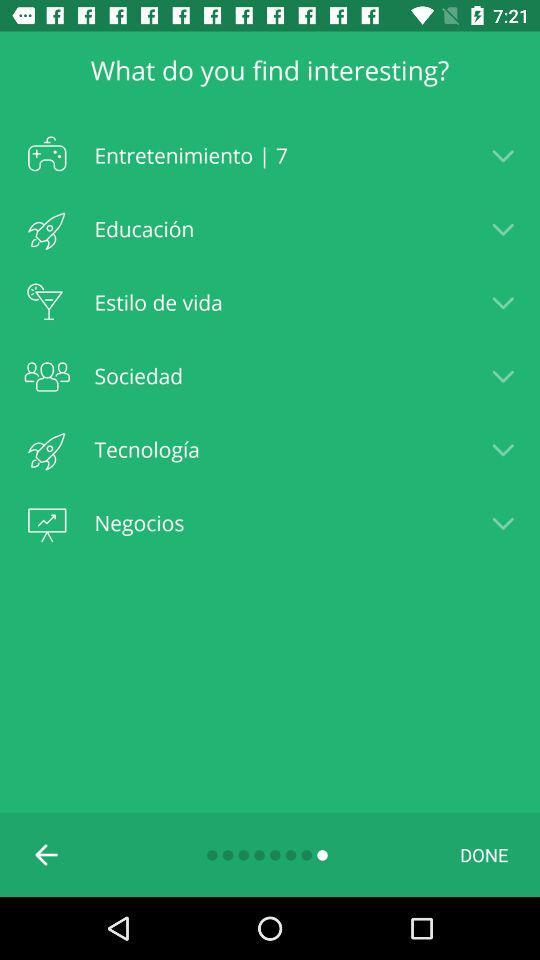  I want to click on icon below negocios item, so click(483, 853).